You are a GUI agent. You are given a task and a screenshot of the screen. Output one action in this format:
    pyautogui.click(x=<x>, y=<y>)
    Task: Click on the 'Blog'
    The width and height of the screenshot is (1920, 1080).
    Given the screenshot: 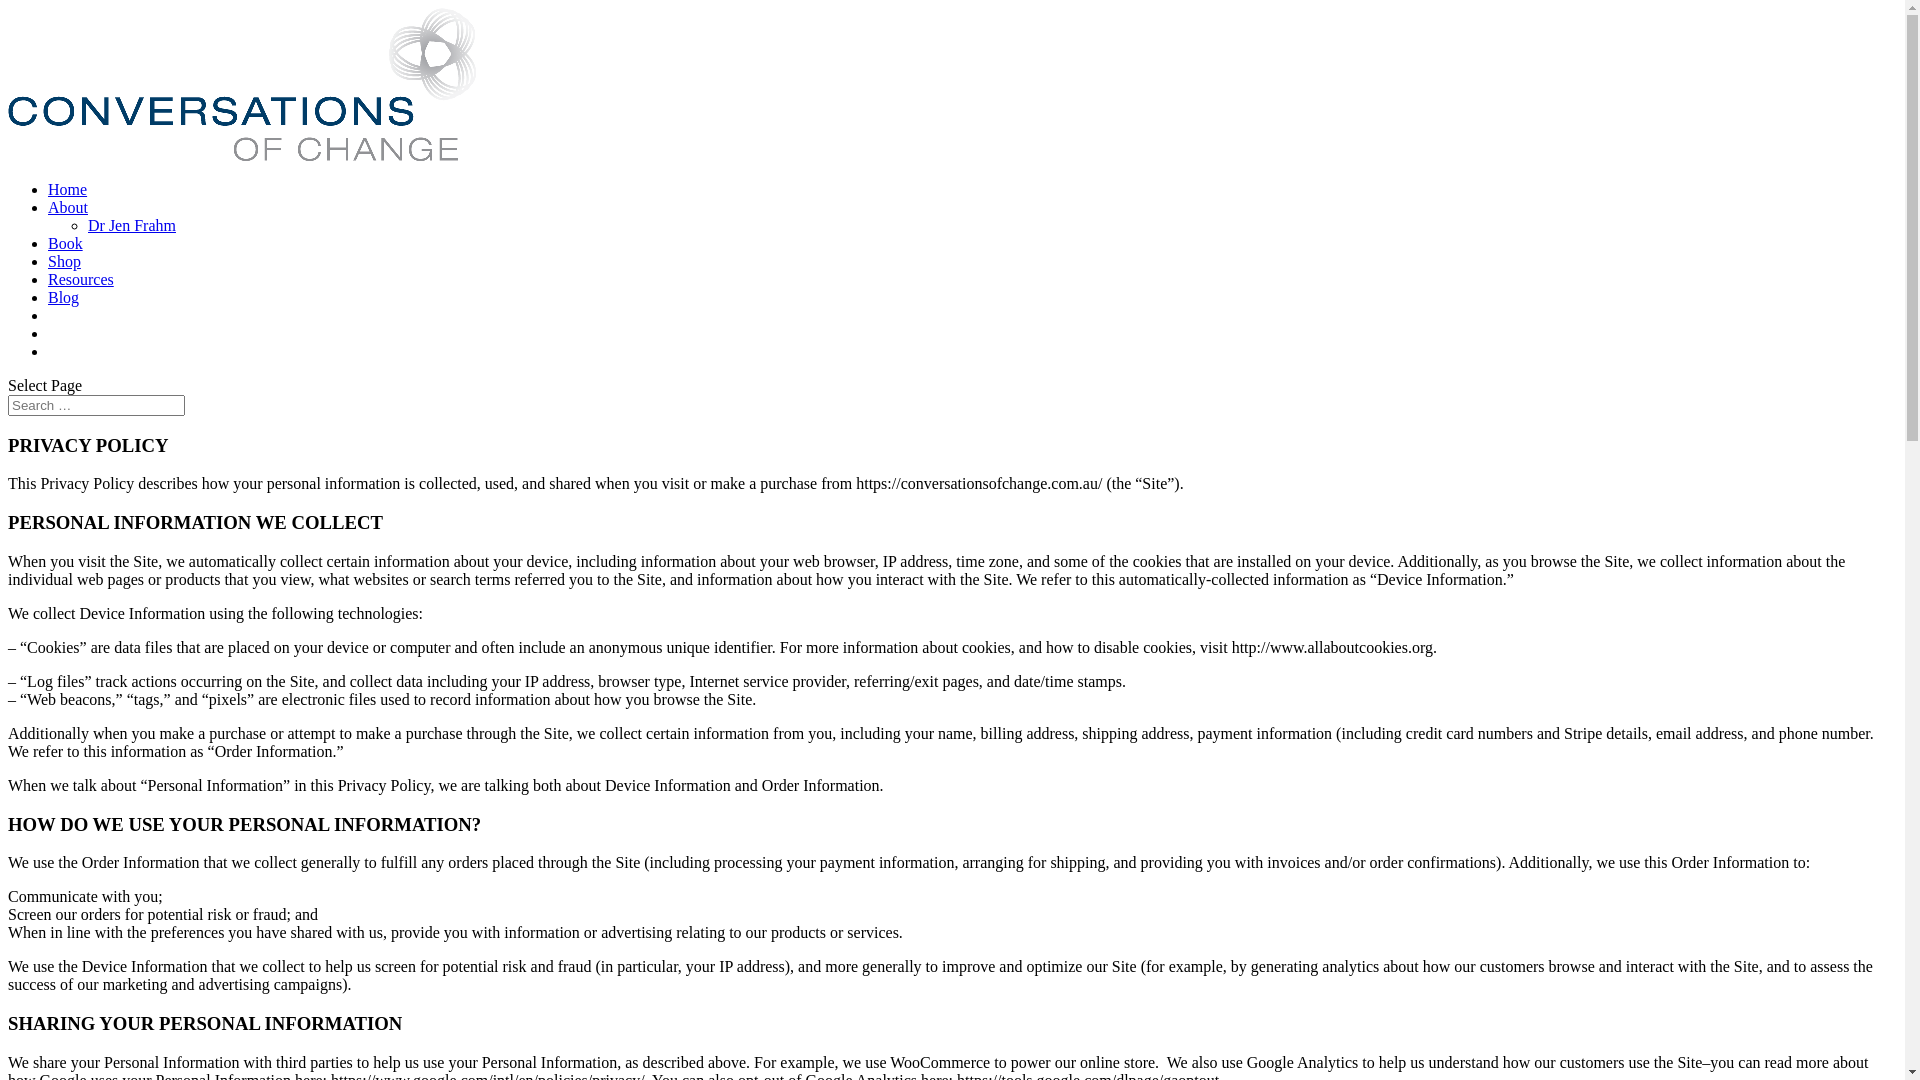 What is the action you would take?
    pyautogui.click(x=63, y=297)
    